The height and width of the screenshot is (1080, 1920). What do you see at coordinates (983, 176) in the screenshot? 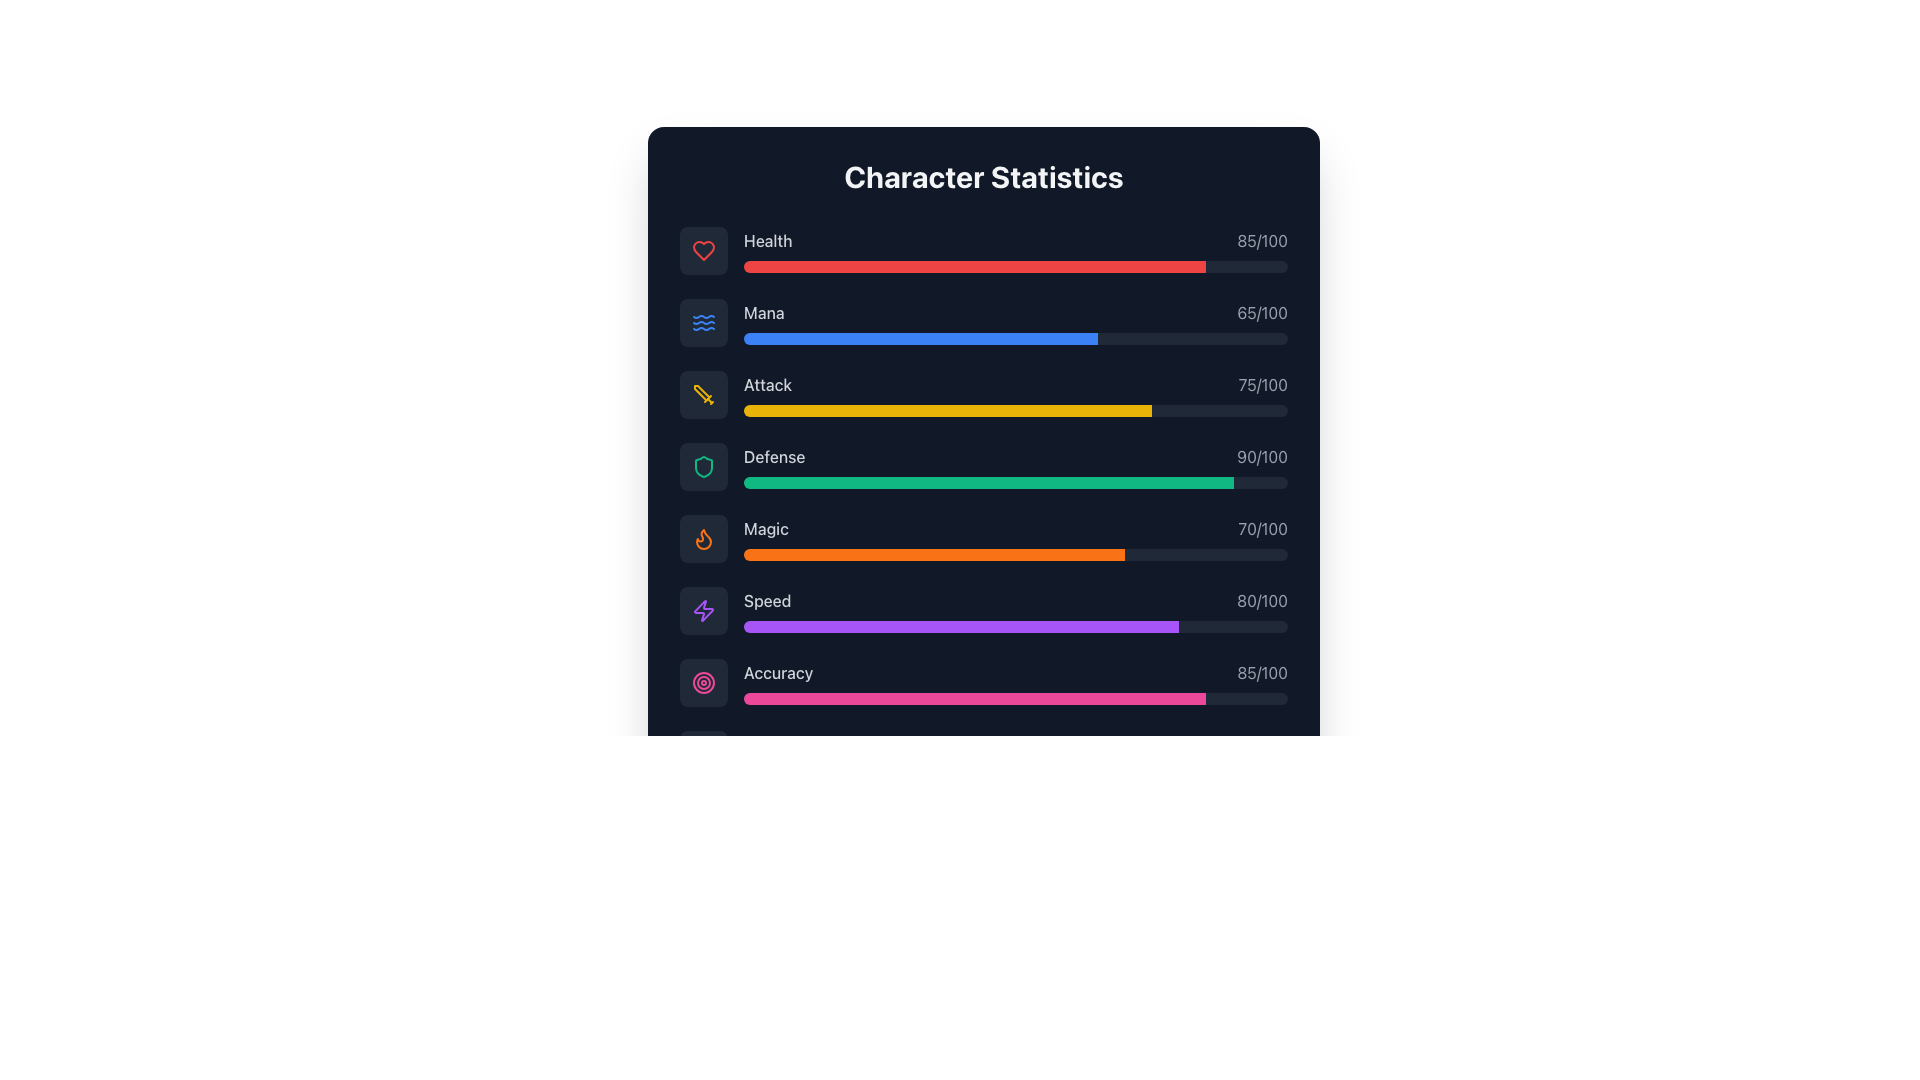
I see `the text element functioning as a heading or title located at the top of the character statistics card` at bounding box center [983, 176].